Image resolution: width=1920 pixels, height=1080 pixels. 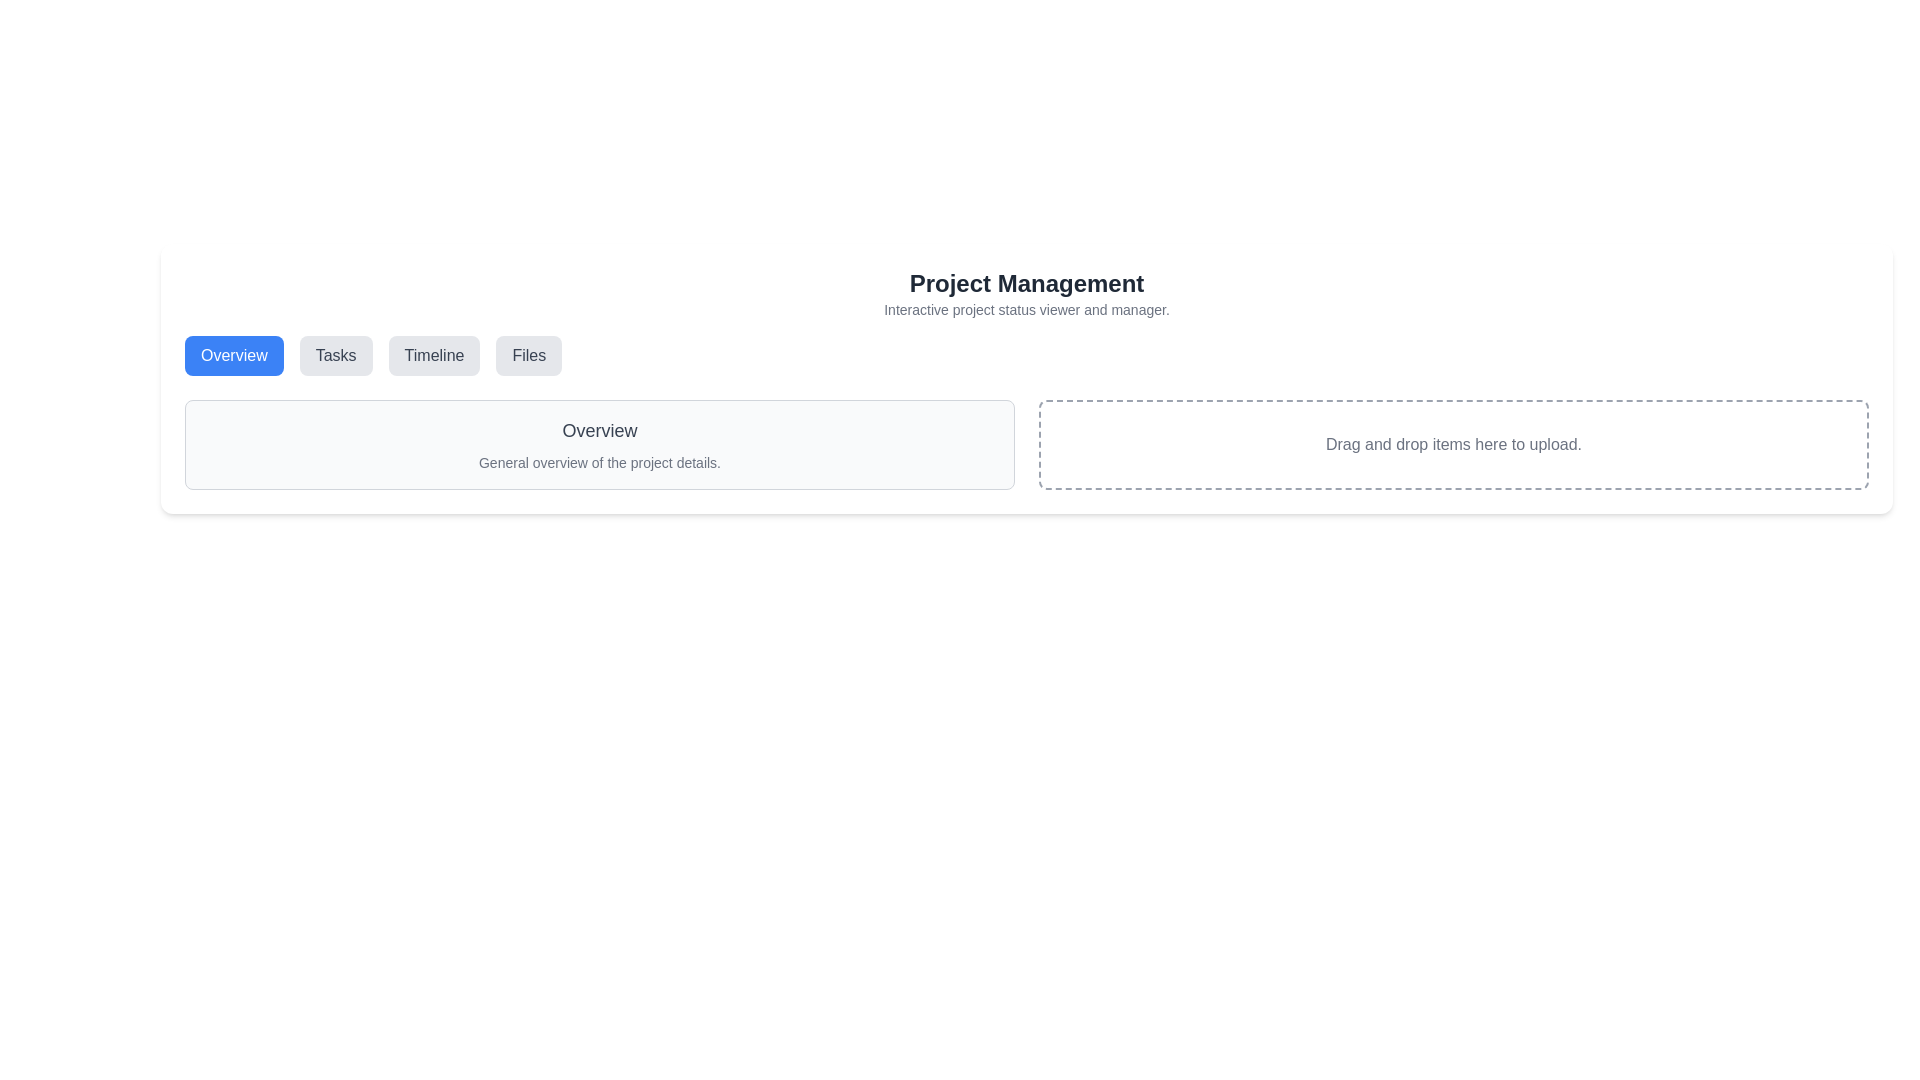 What do you see at coordinates (1027, 284) in the screenshot?
I see `the title text 'Project Management' which is styled in bold and located centrally in the header section of the UI` at bounding box center [1027, 284].